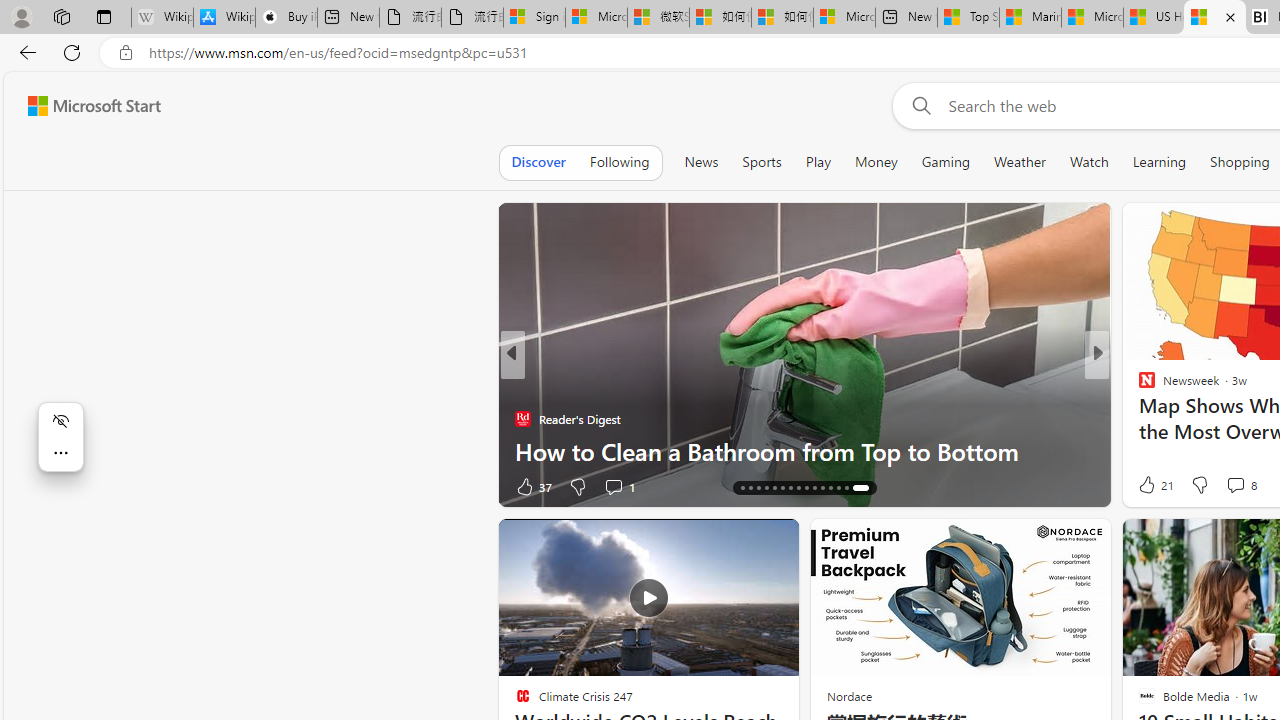 This screenshot has height=720, width=1280. Describe the element at coordinates (1239, 484) in the screenshot. I see `'View comments 8 Comment'` at that location.